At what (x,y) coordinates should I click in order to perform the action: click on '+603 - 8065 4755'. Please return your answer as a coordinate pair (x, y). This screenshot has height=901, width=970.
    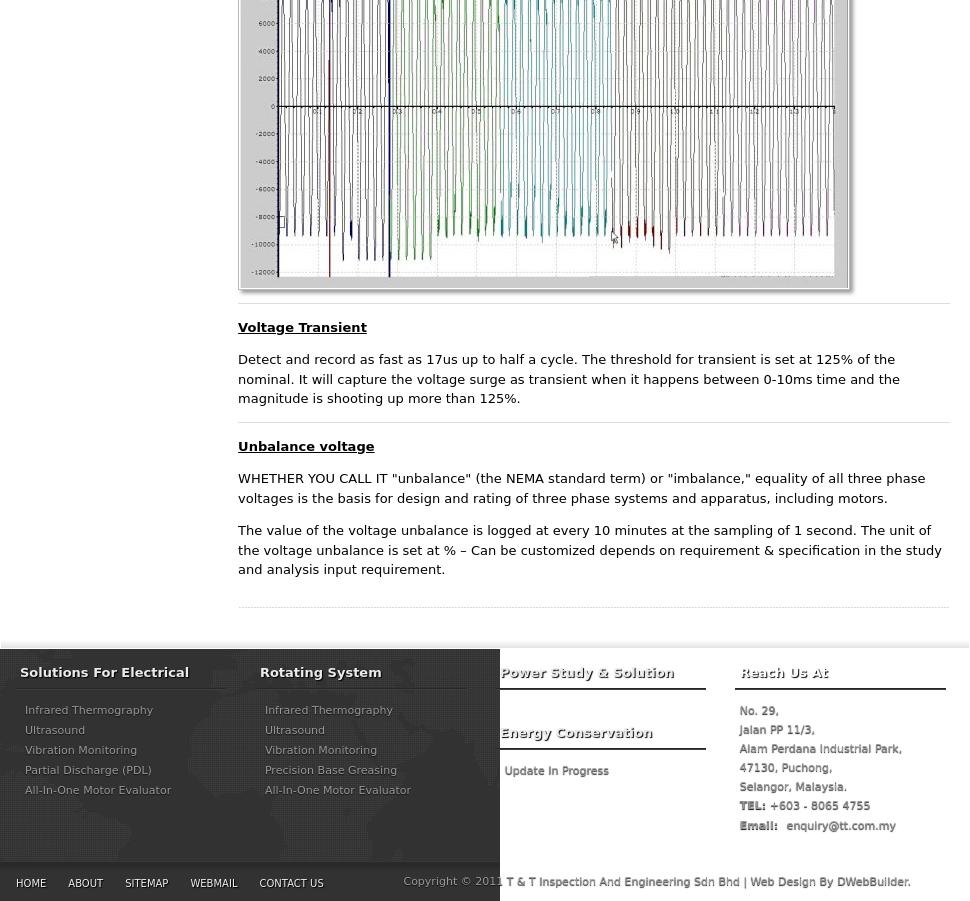
    Looking at the image, I should click on (818, 804).